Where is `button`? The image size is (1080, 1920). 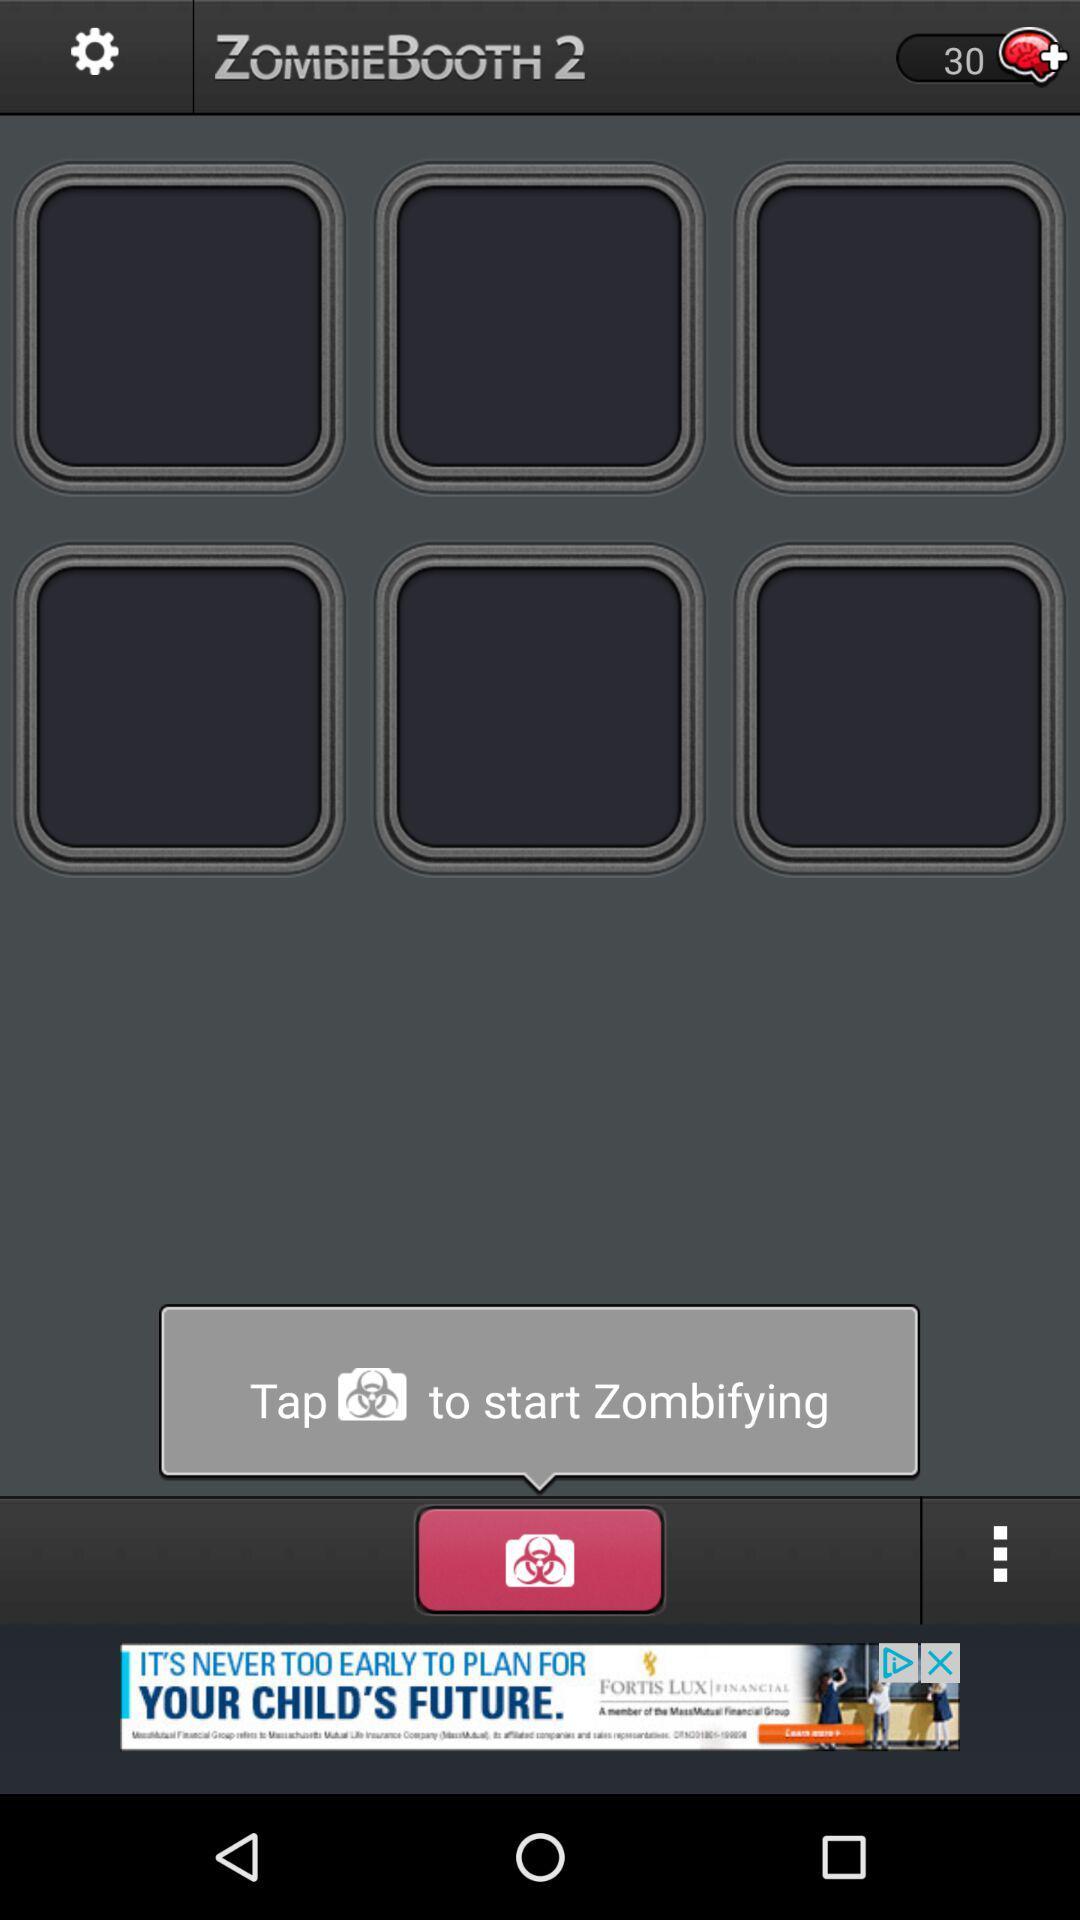 button is located at coordinates (180, 708).